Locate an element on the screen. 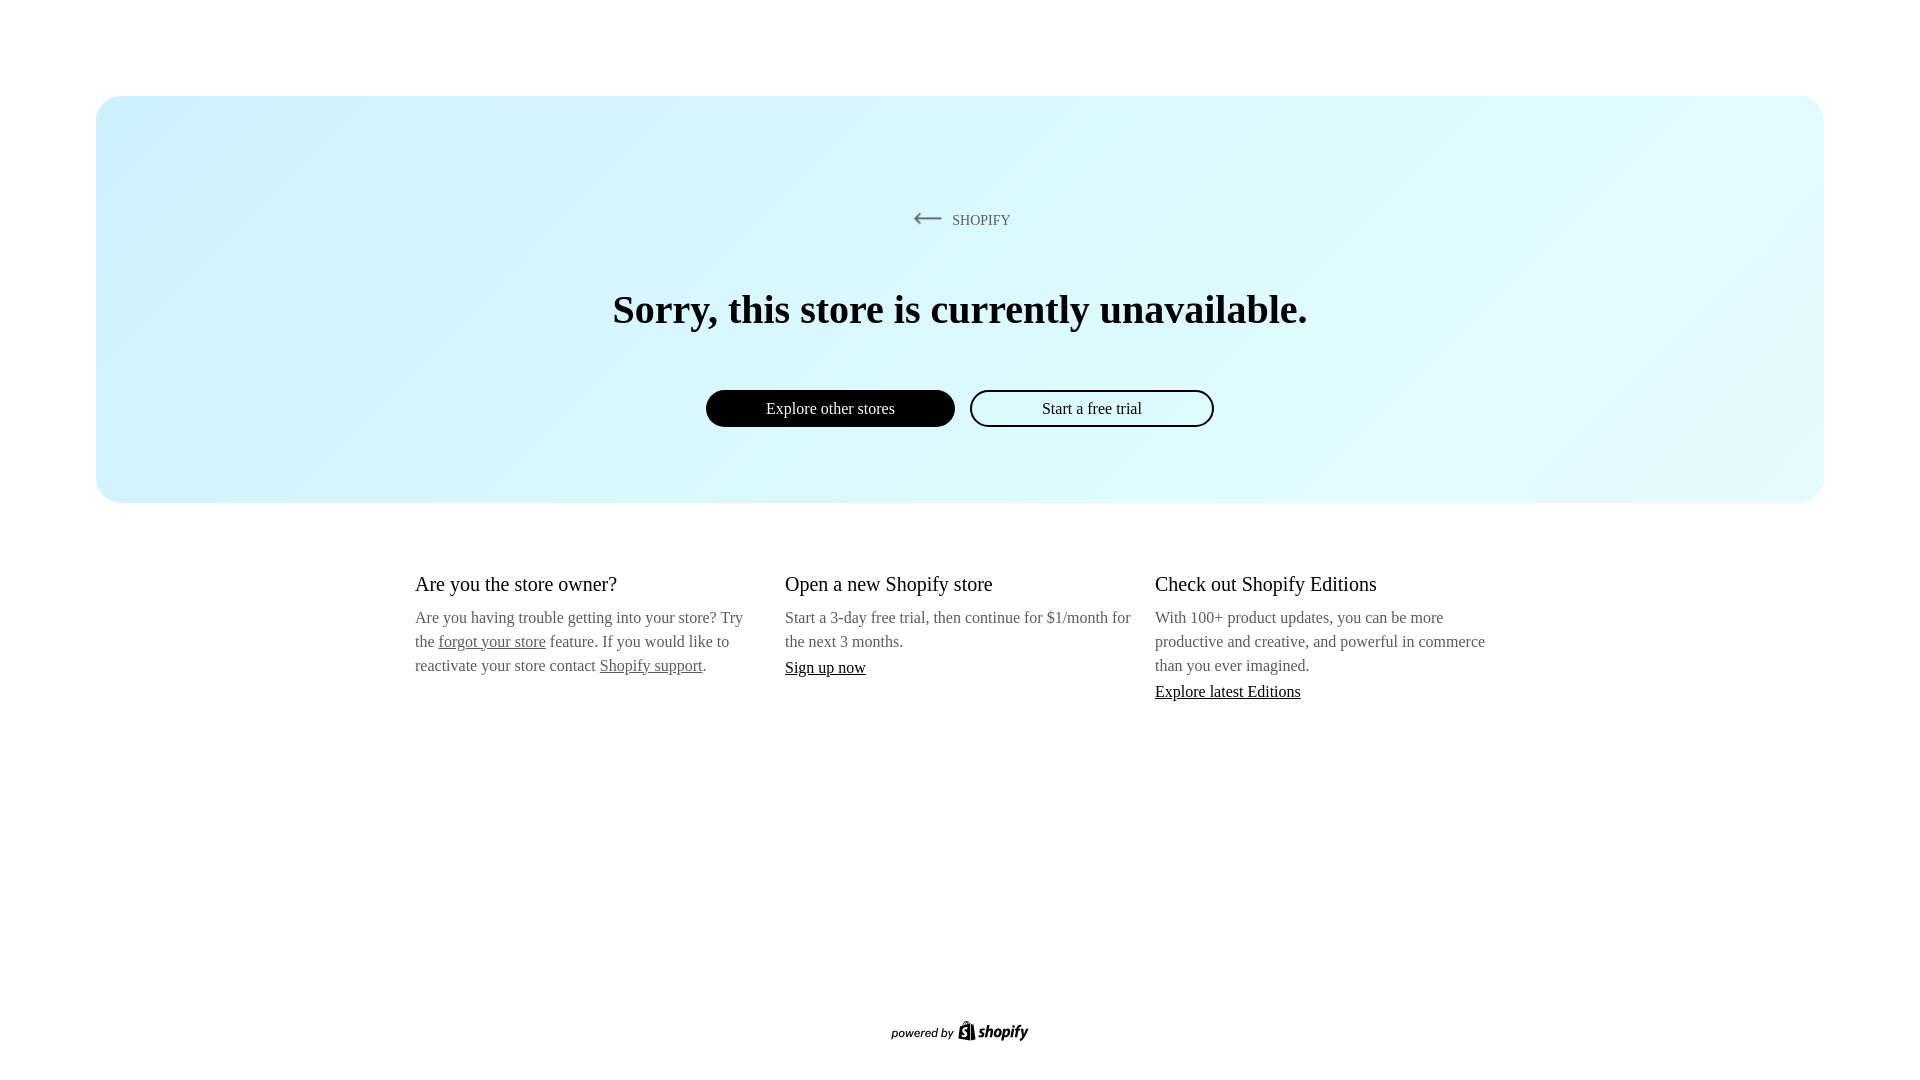 This screenshot has height=1080, width=1920. 'Sign up now' is located at coordinates (825, 667).